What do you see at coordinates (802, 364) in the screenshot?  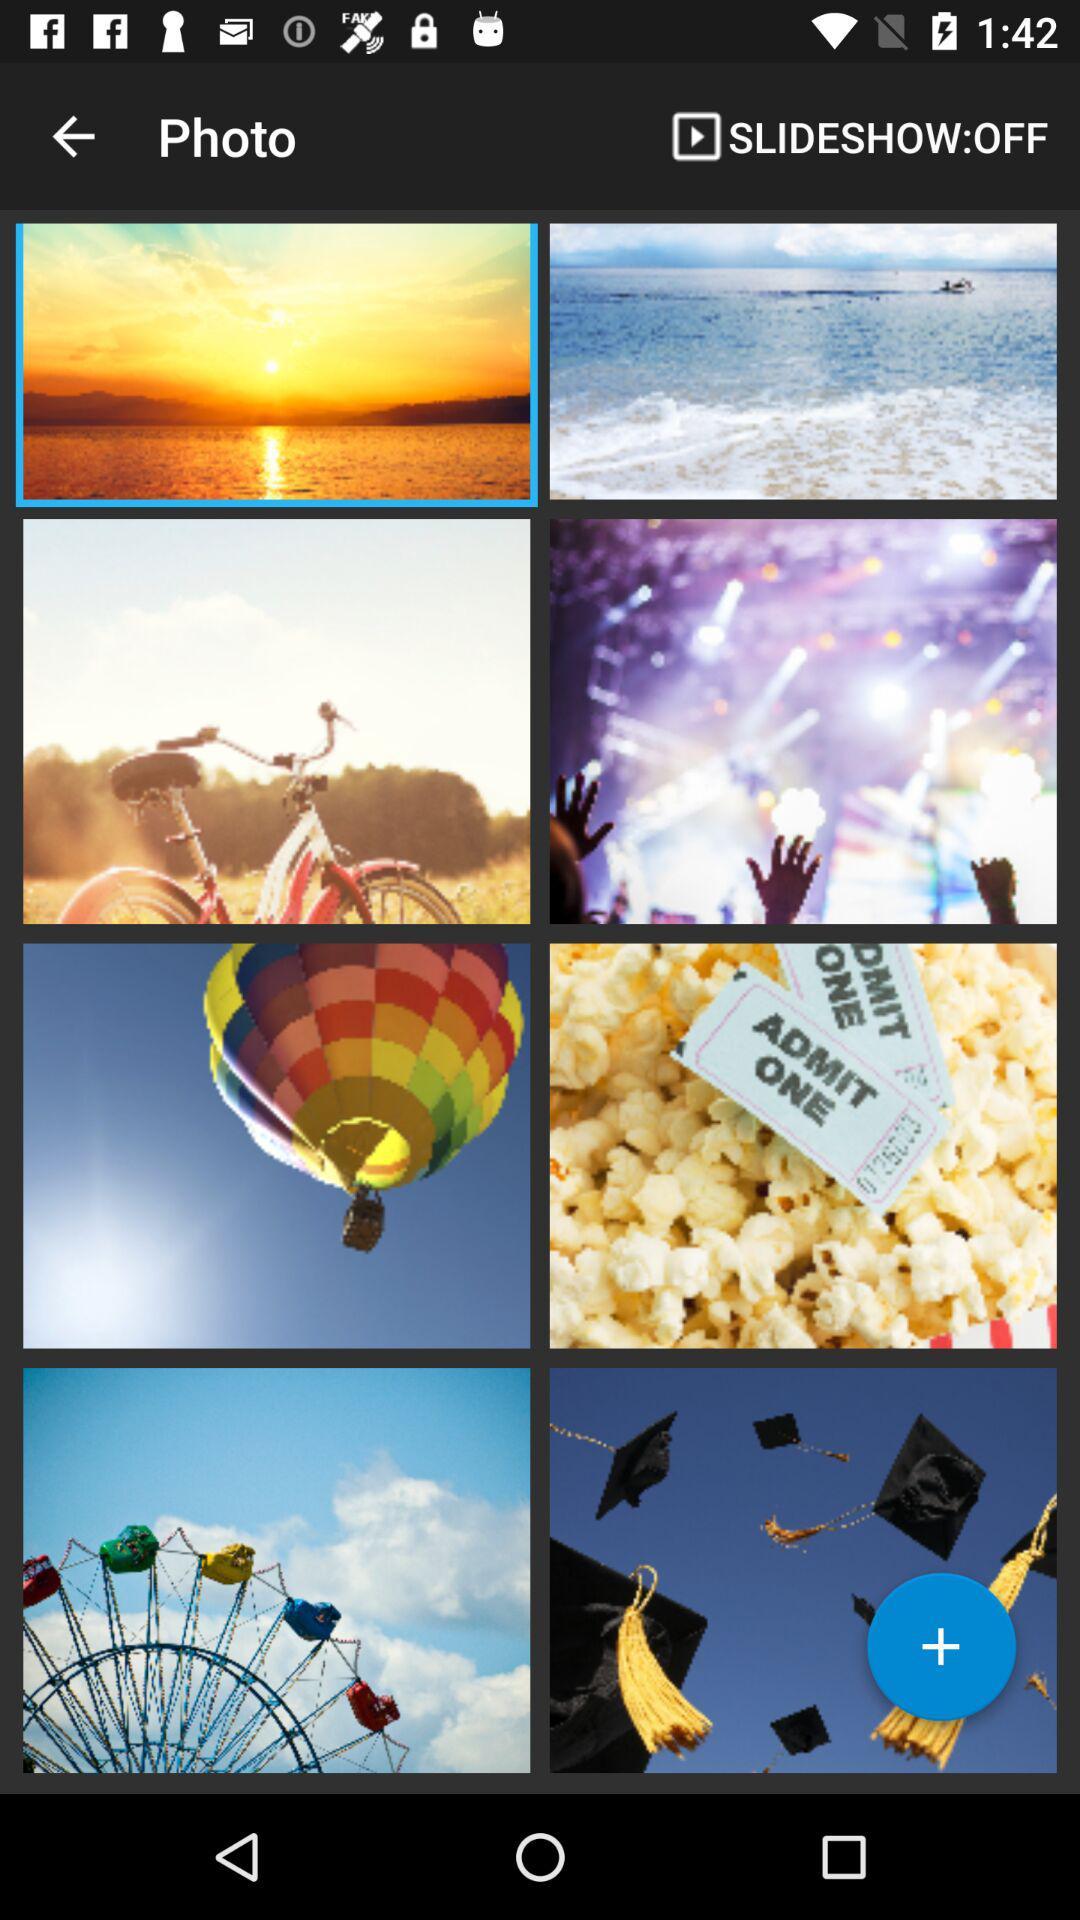 I see `picture` at bounding box center [802, 364].